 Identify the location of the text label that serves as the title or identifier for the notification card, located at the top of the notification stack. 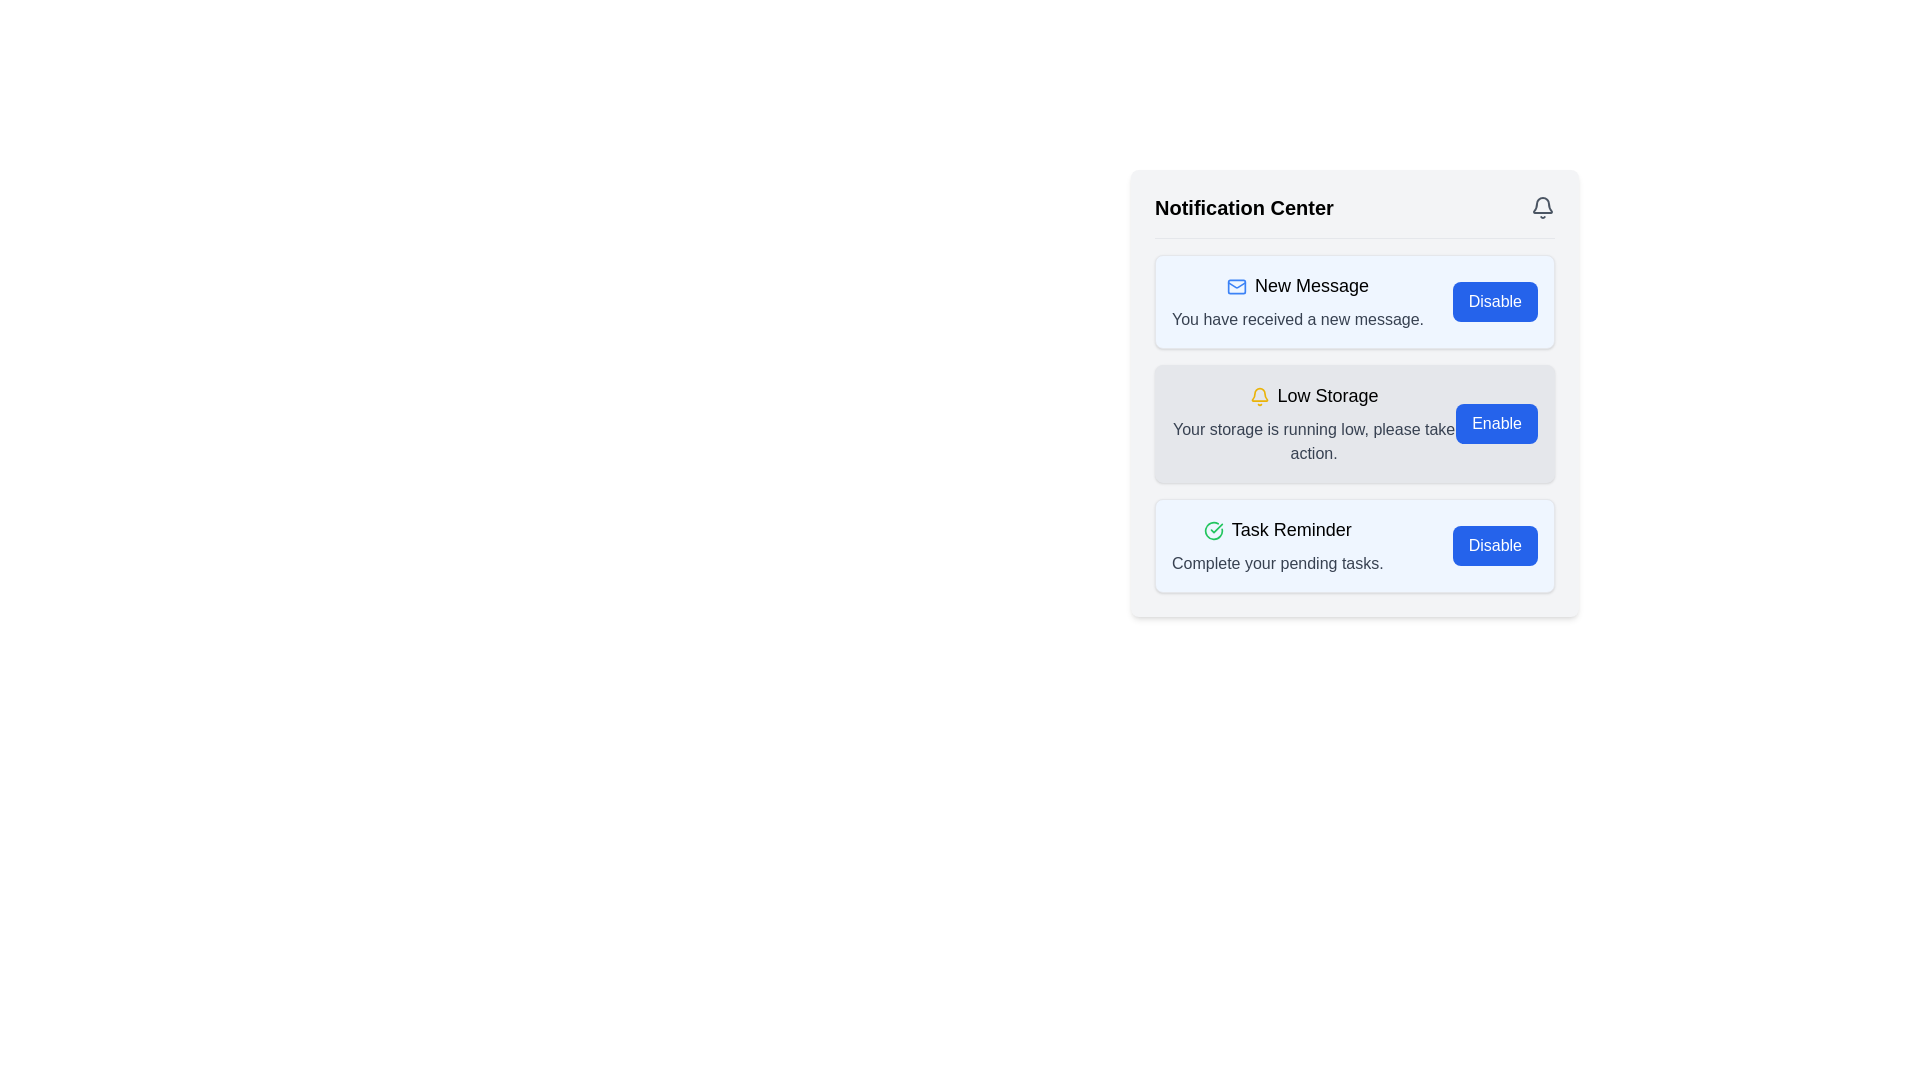
(1297, 285).